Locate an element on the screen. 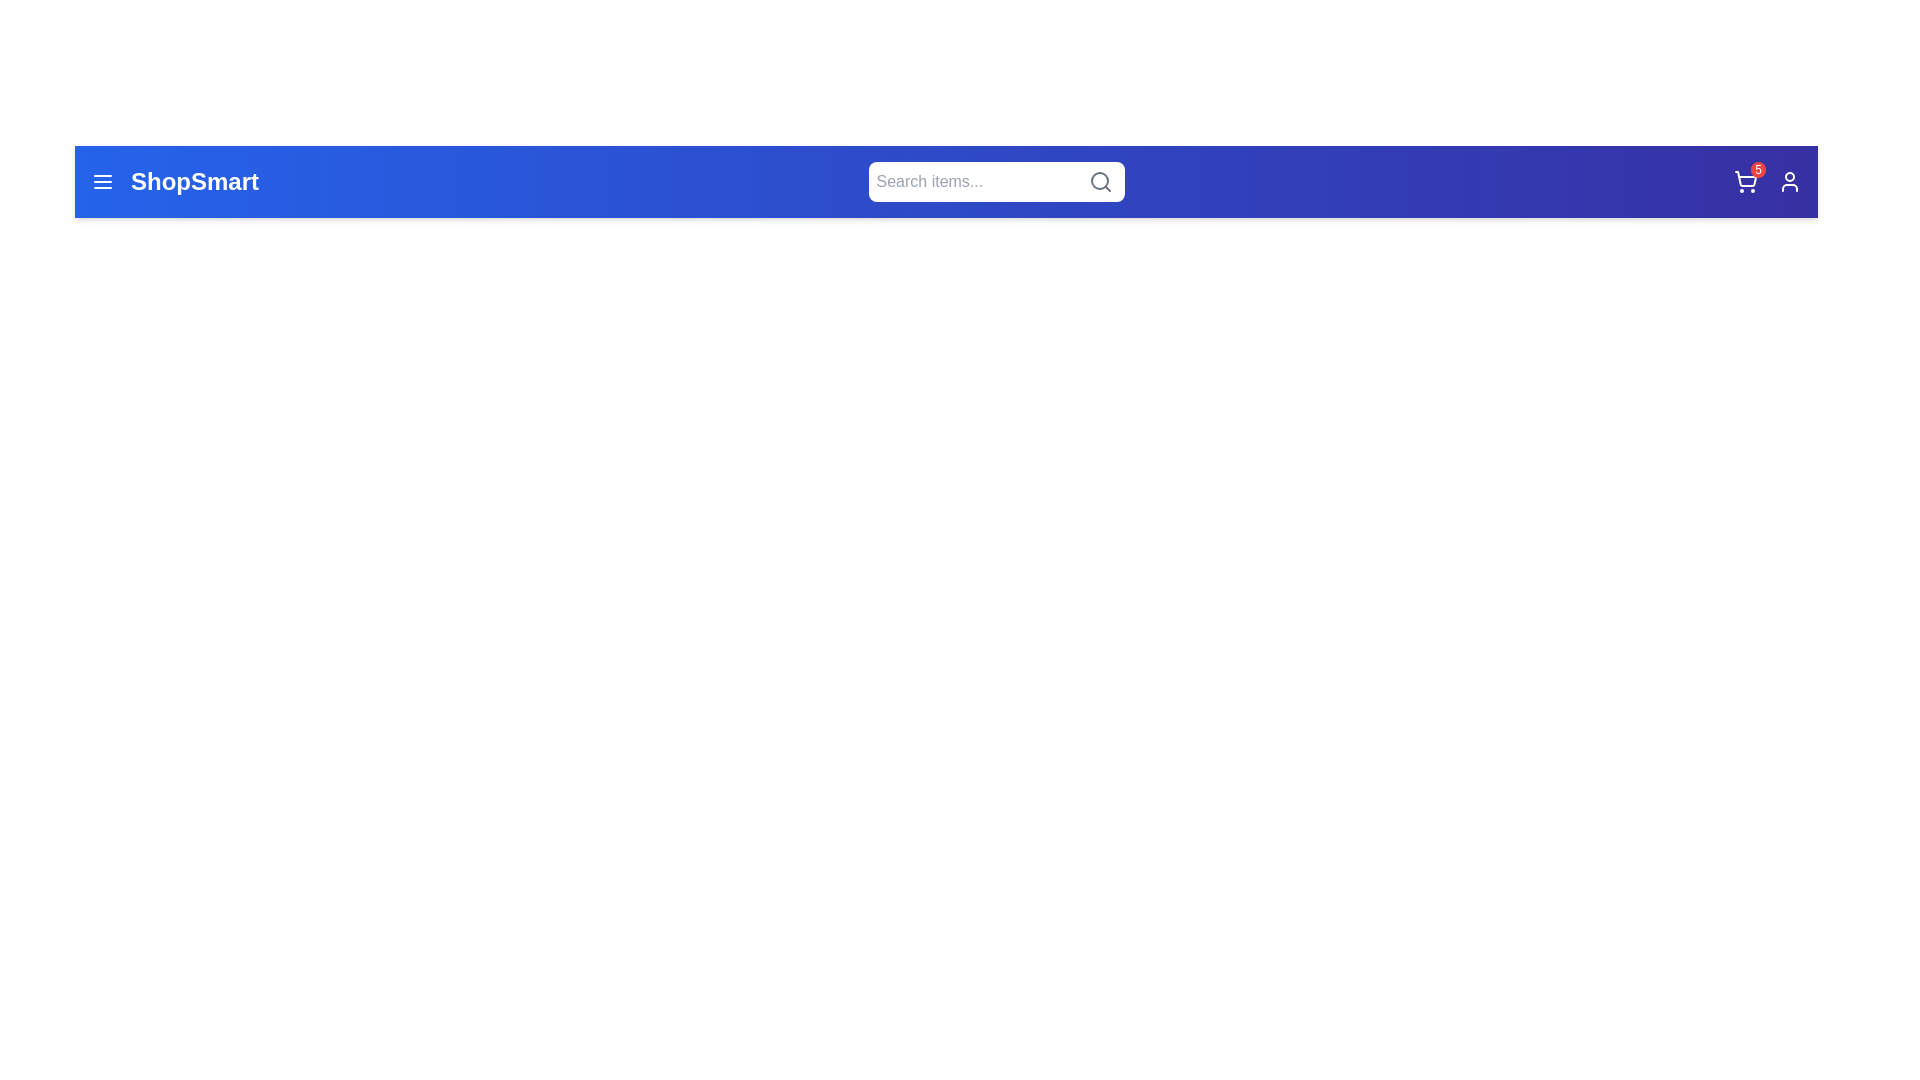 The image size is (1920, 1080). the search field and type the query 'example query' is located at coordinates (996, 181).